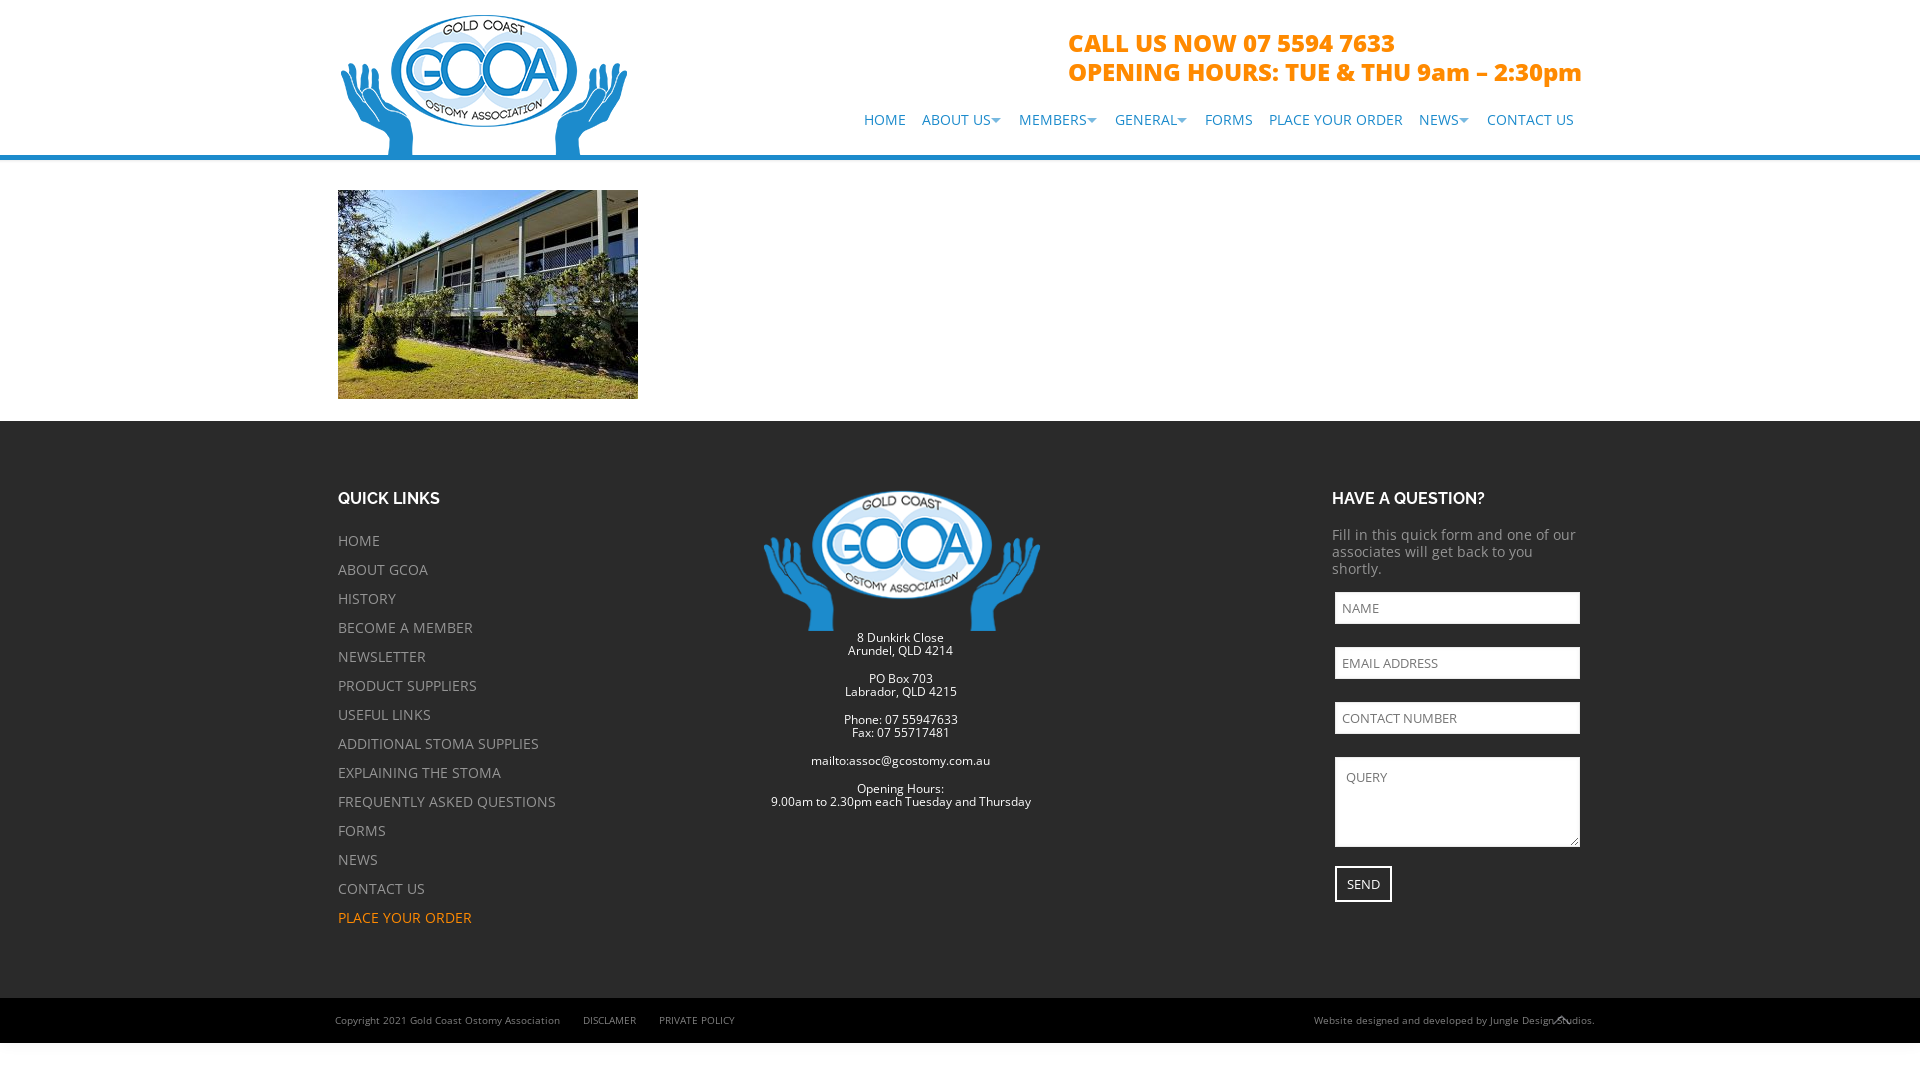 The height and width of the screenshot is (1080, 1920). What do you see at coordinates (1362, 882) in the screenshot?
I see `'SEND'` at bounding box center [1362, 882].